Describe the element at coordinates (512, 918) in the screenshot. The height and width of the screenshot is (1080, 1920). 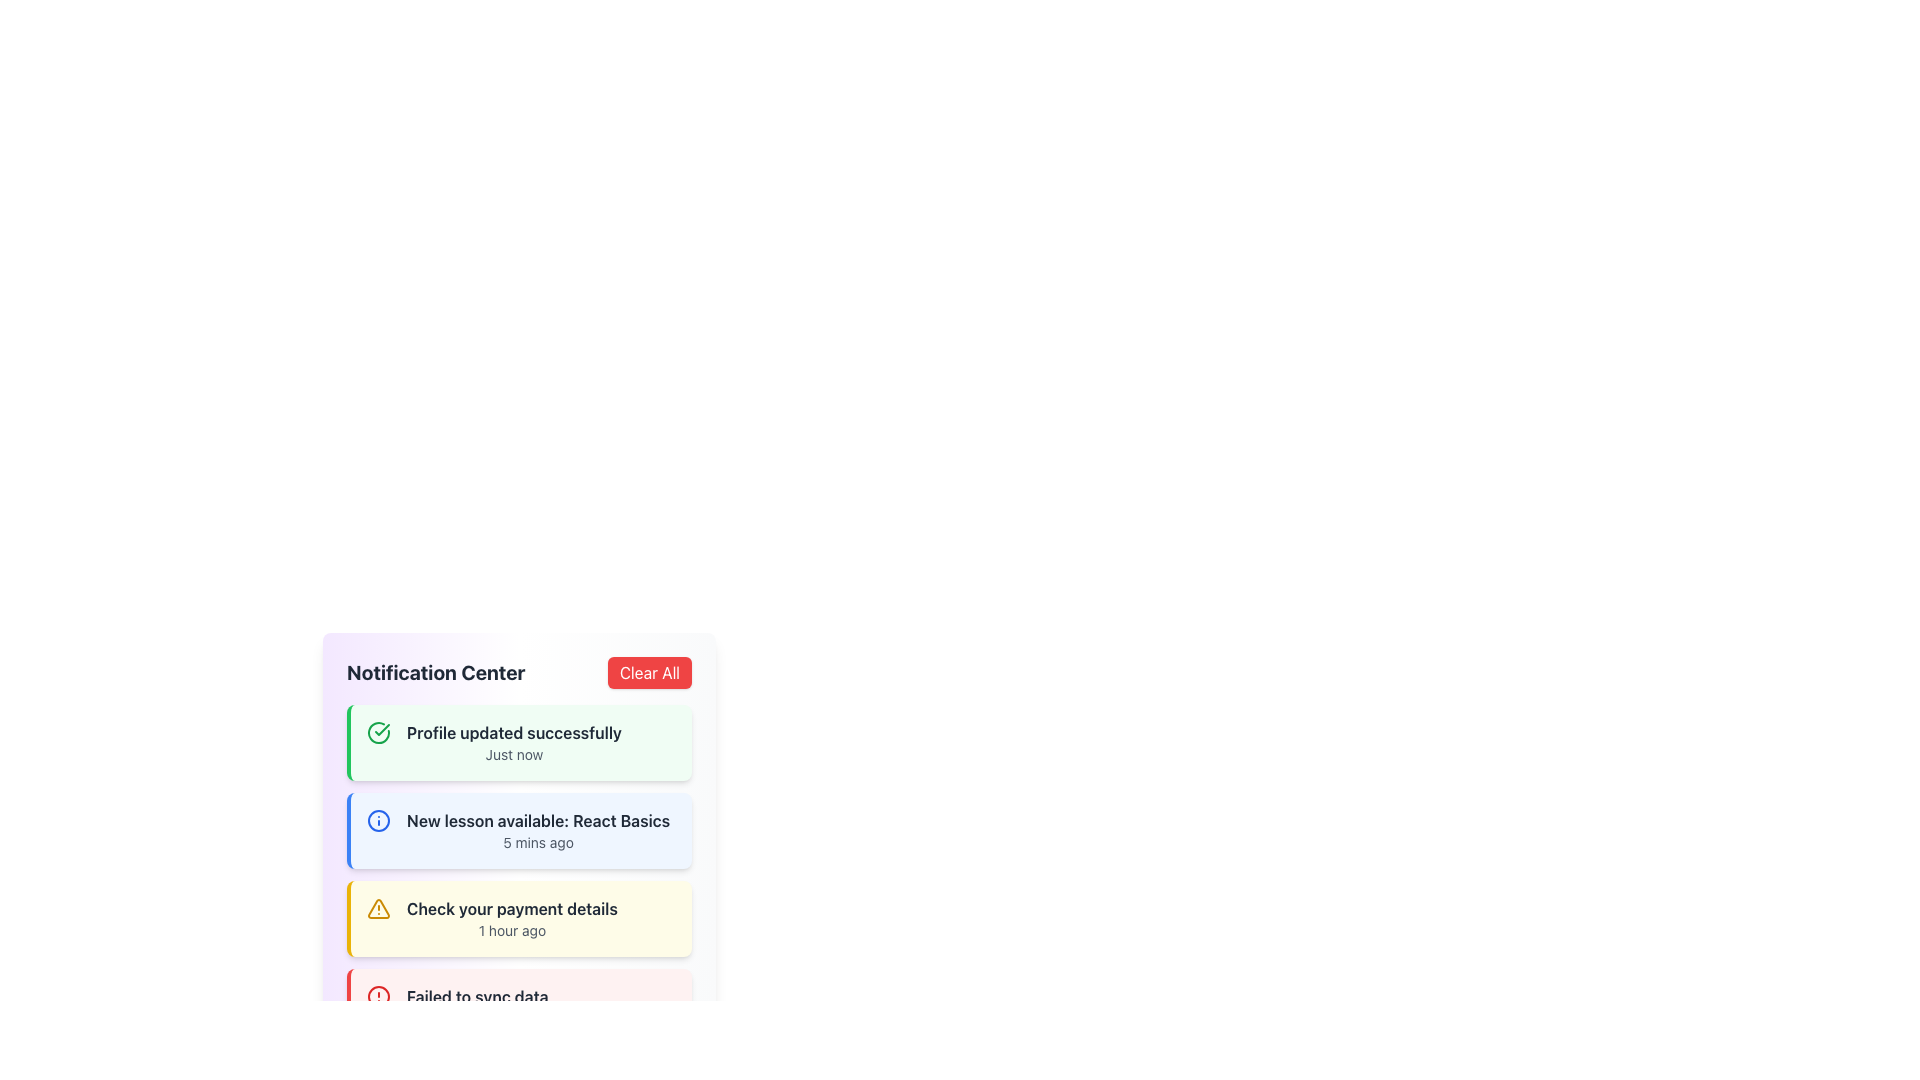
I see `the Notification card displaying 'Check your payment details'` at that location.